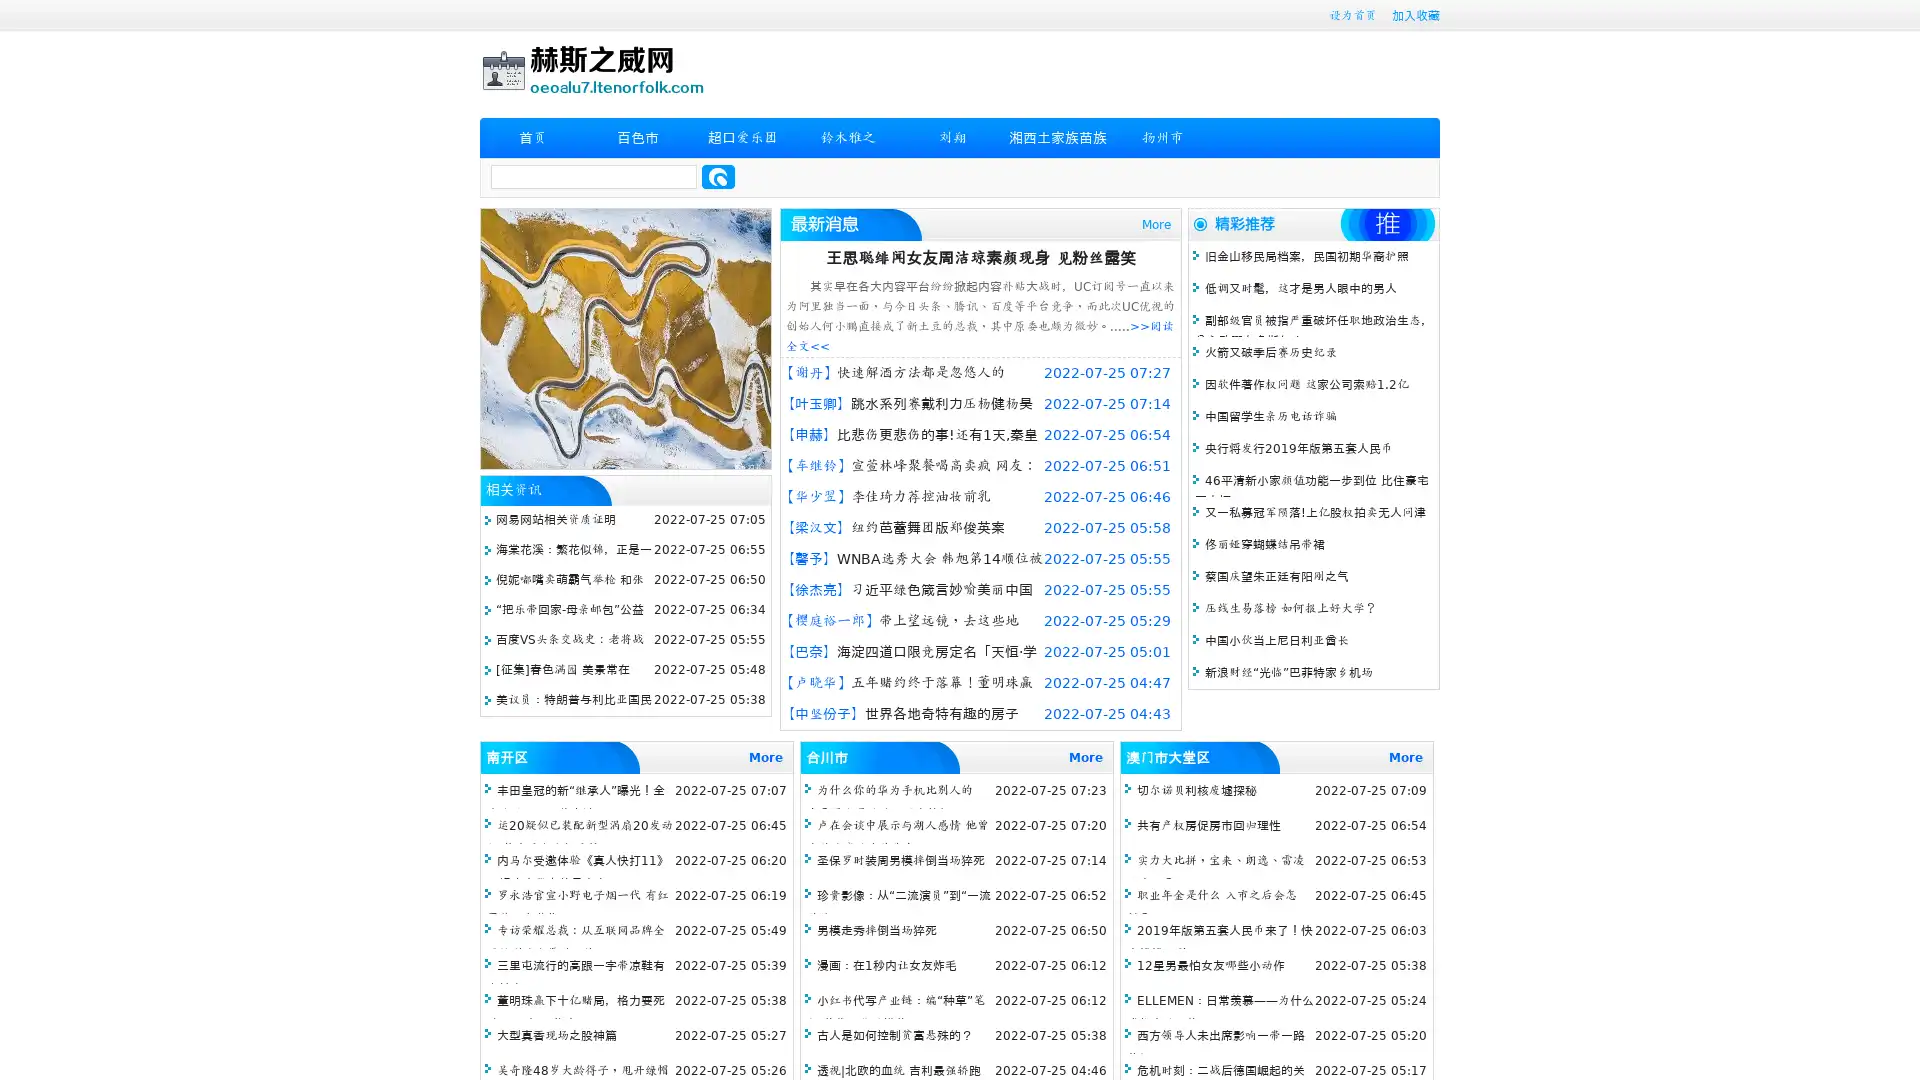 This screenshot has height=1080, width=1920. What do you see at coordinates (718, 176) in the screenshot?
I see `Search` at bounding box center [718, 176].